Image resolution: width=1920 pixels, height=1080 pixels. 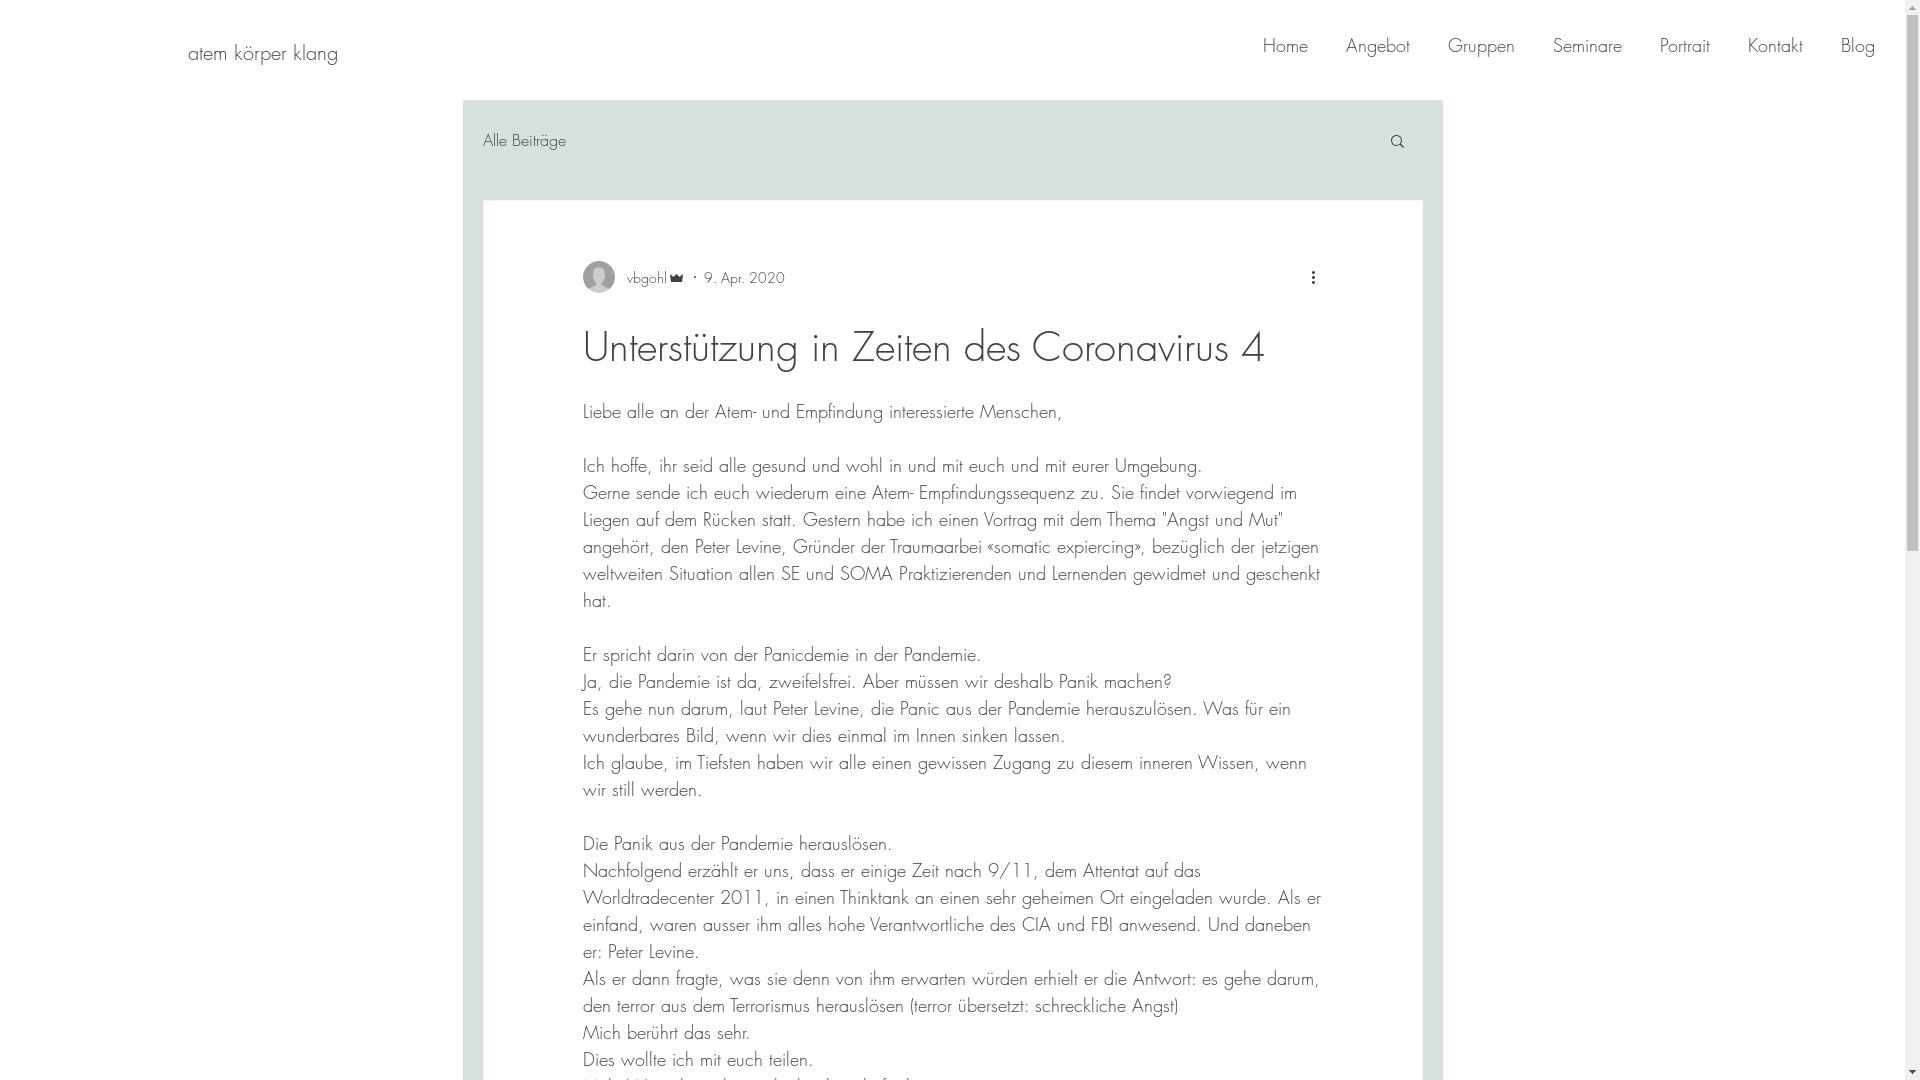 What do you see at coordinates (1847, 45) in the screenshot?
I see `'Blog'` at bounding box center [1847, 45].